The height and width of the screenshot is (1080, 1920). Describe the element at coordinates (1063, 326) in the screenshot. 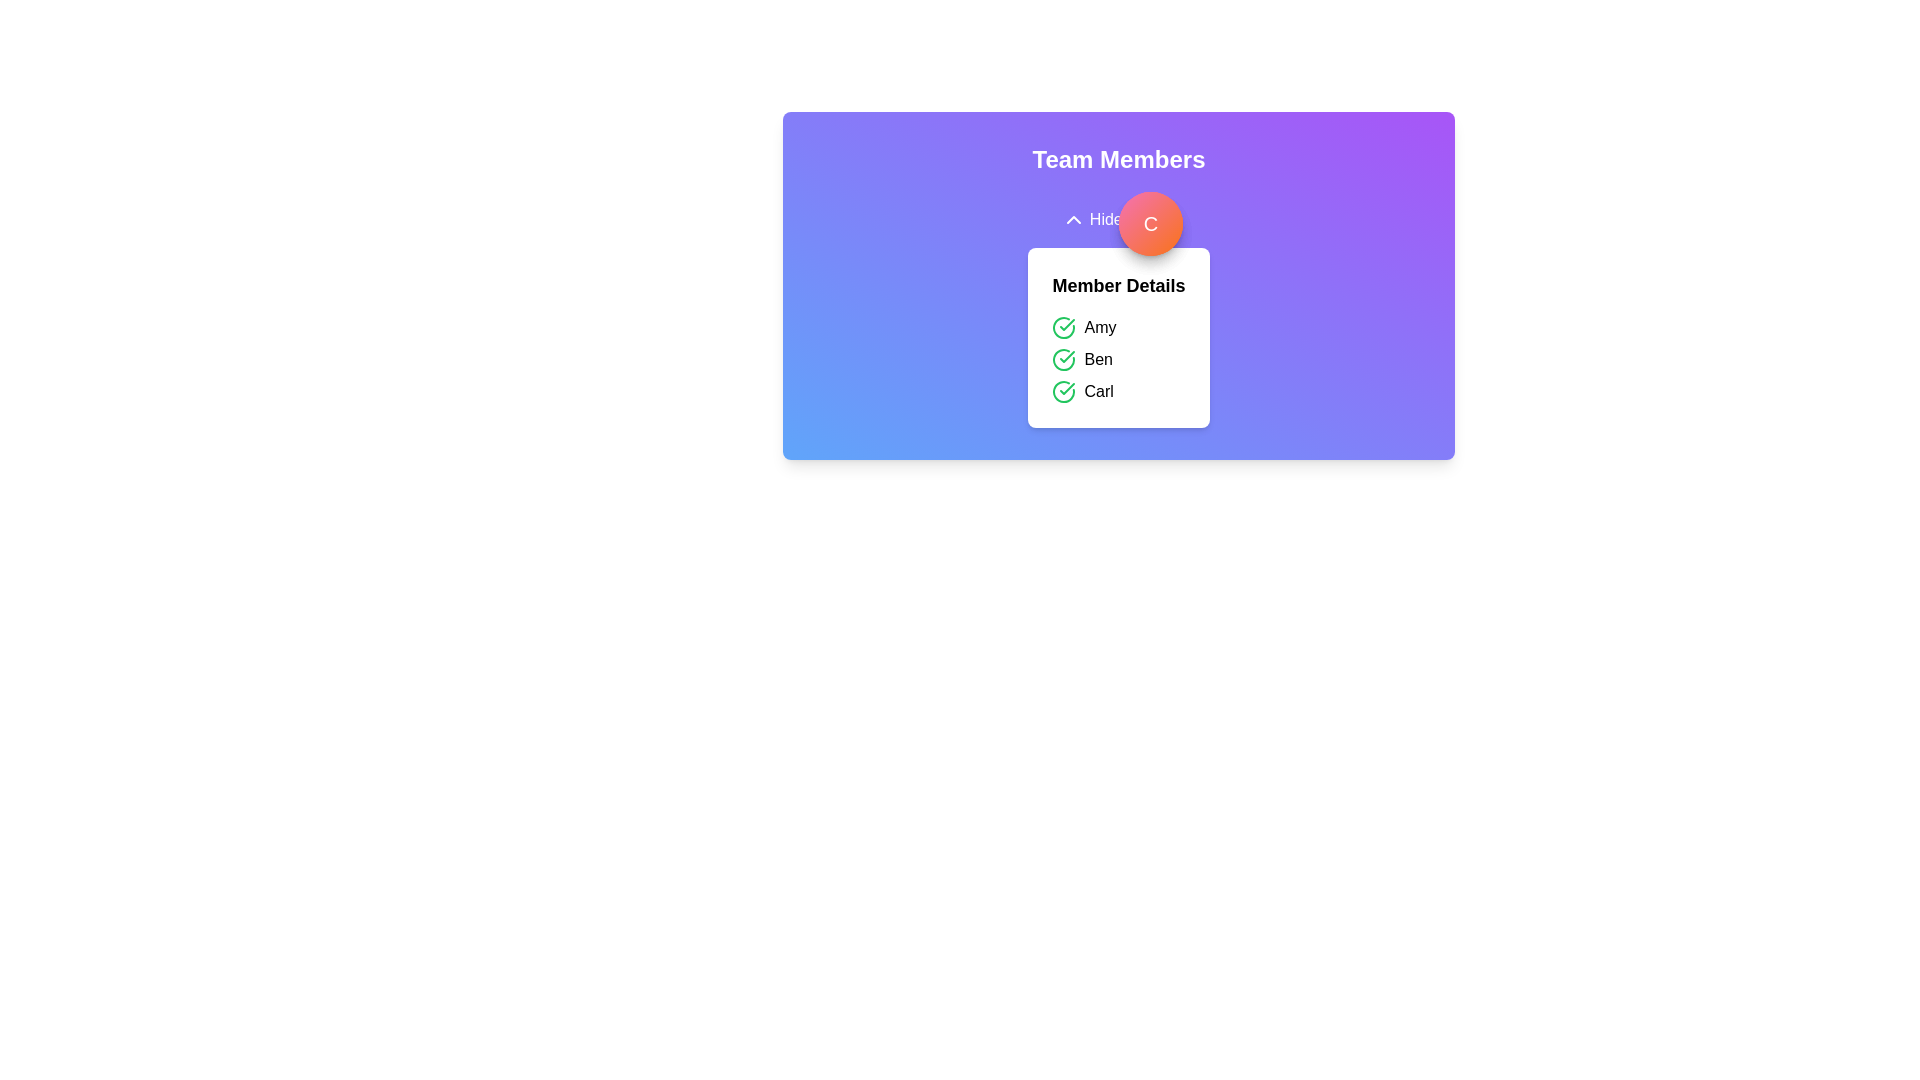

I see `the Checkmark icon that indicates the selection status of the associated item 'Amy'` at that location.